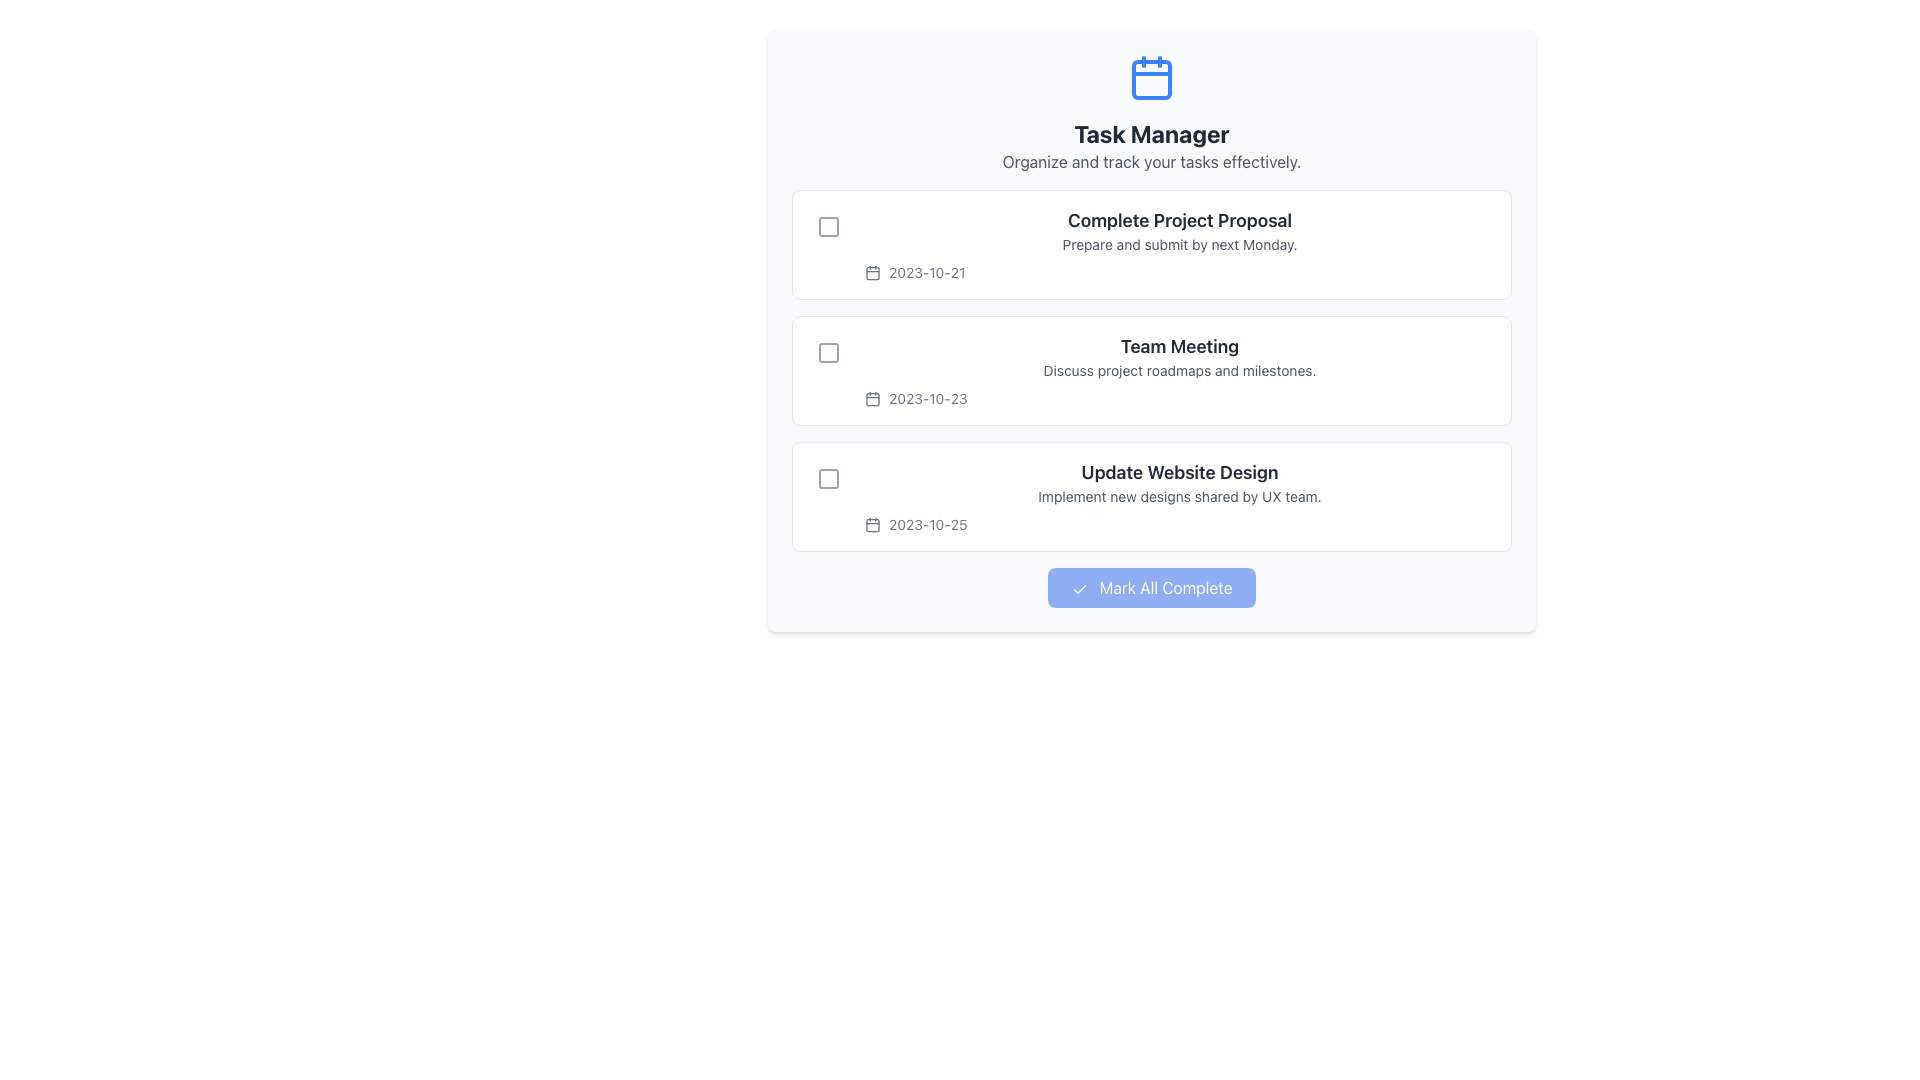 This screenshot has height=1080, width=1920. What do you see at coordinates (829, 352) in the screenshot?
I see `the toggle button for the second task entry to change its completion status, which is located to the left of the text 'Team Meeting' and 'Discuss project roadmaps and milestones.'` at bounding box center [829, 352].